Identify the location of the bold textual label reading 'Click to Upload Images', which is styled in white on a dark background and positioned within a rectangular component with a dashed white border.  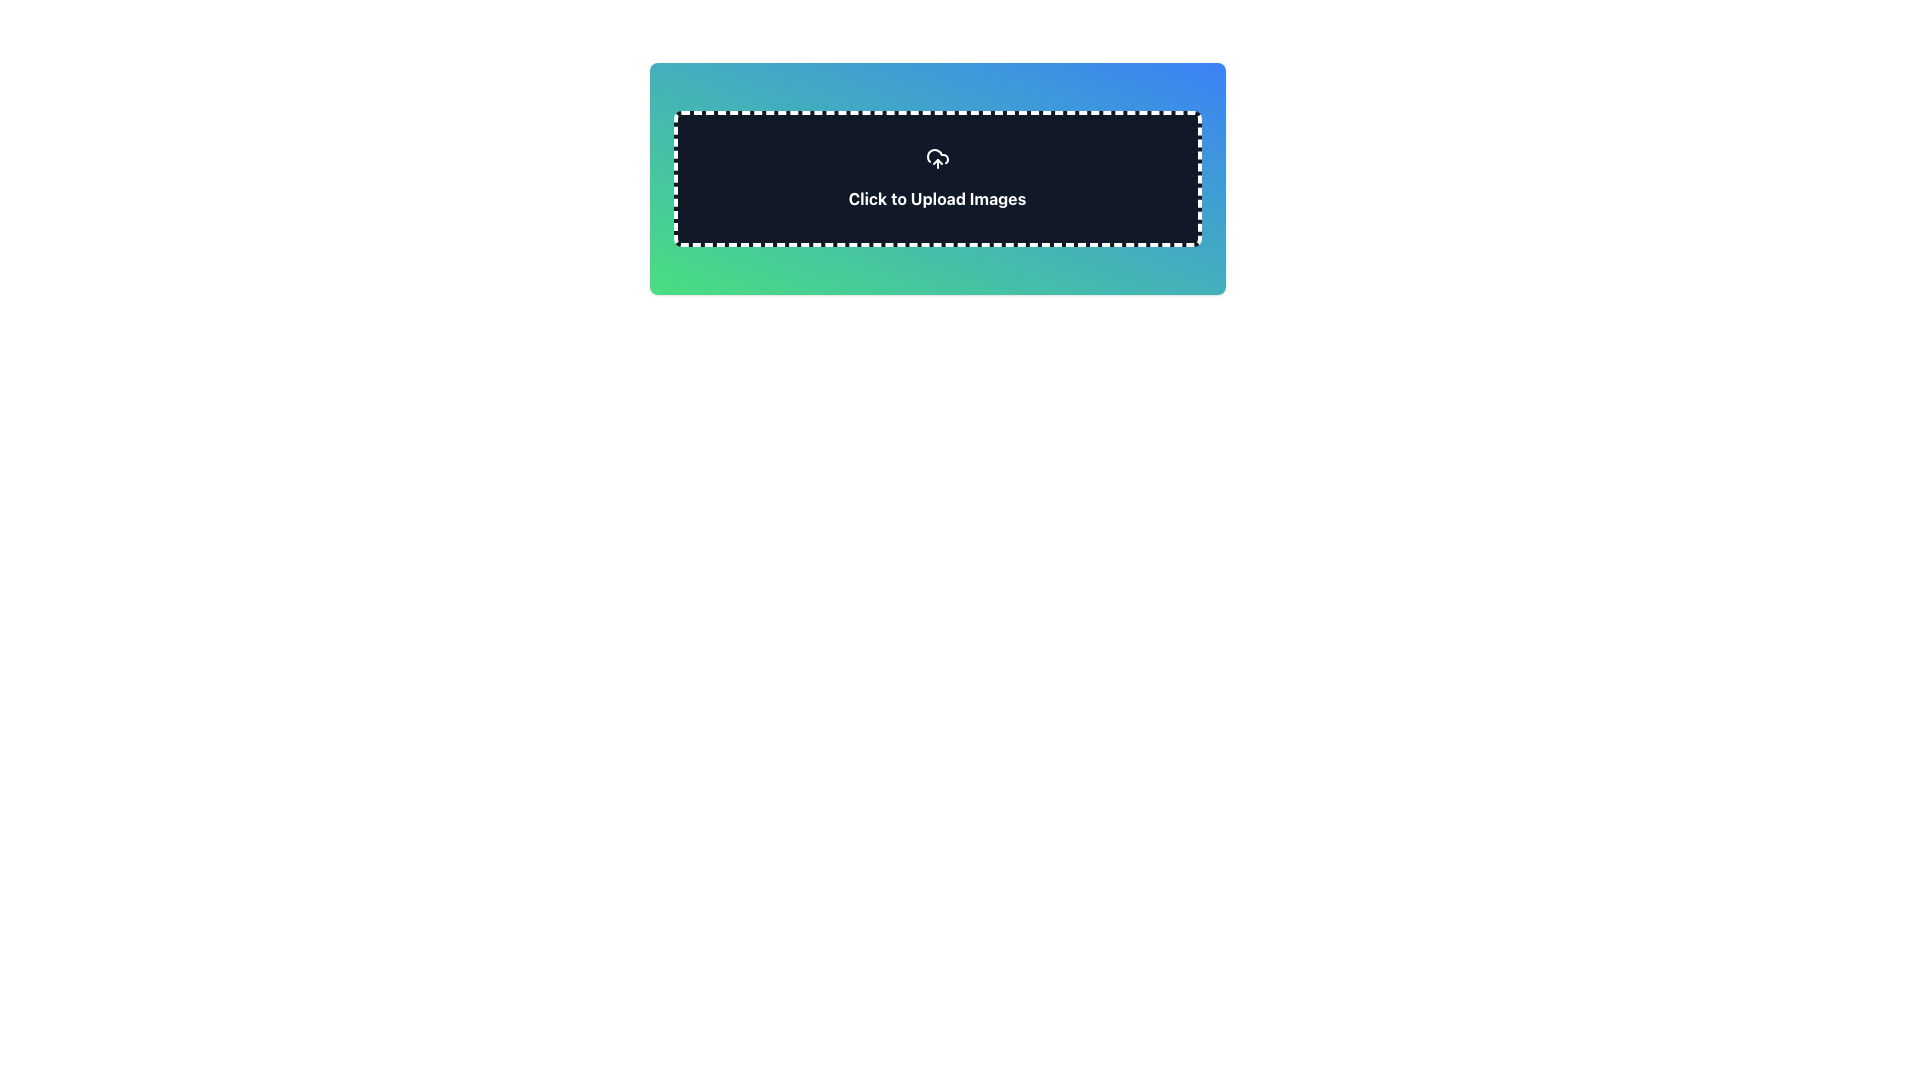
(936, 199).